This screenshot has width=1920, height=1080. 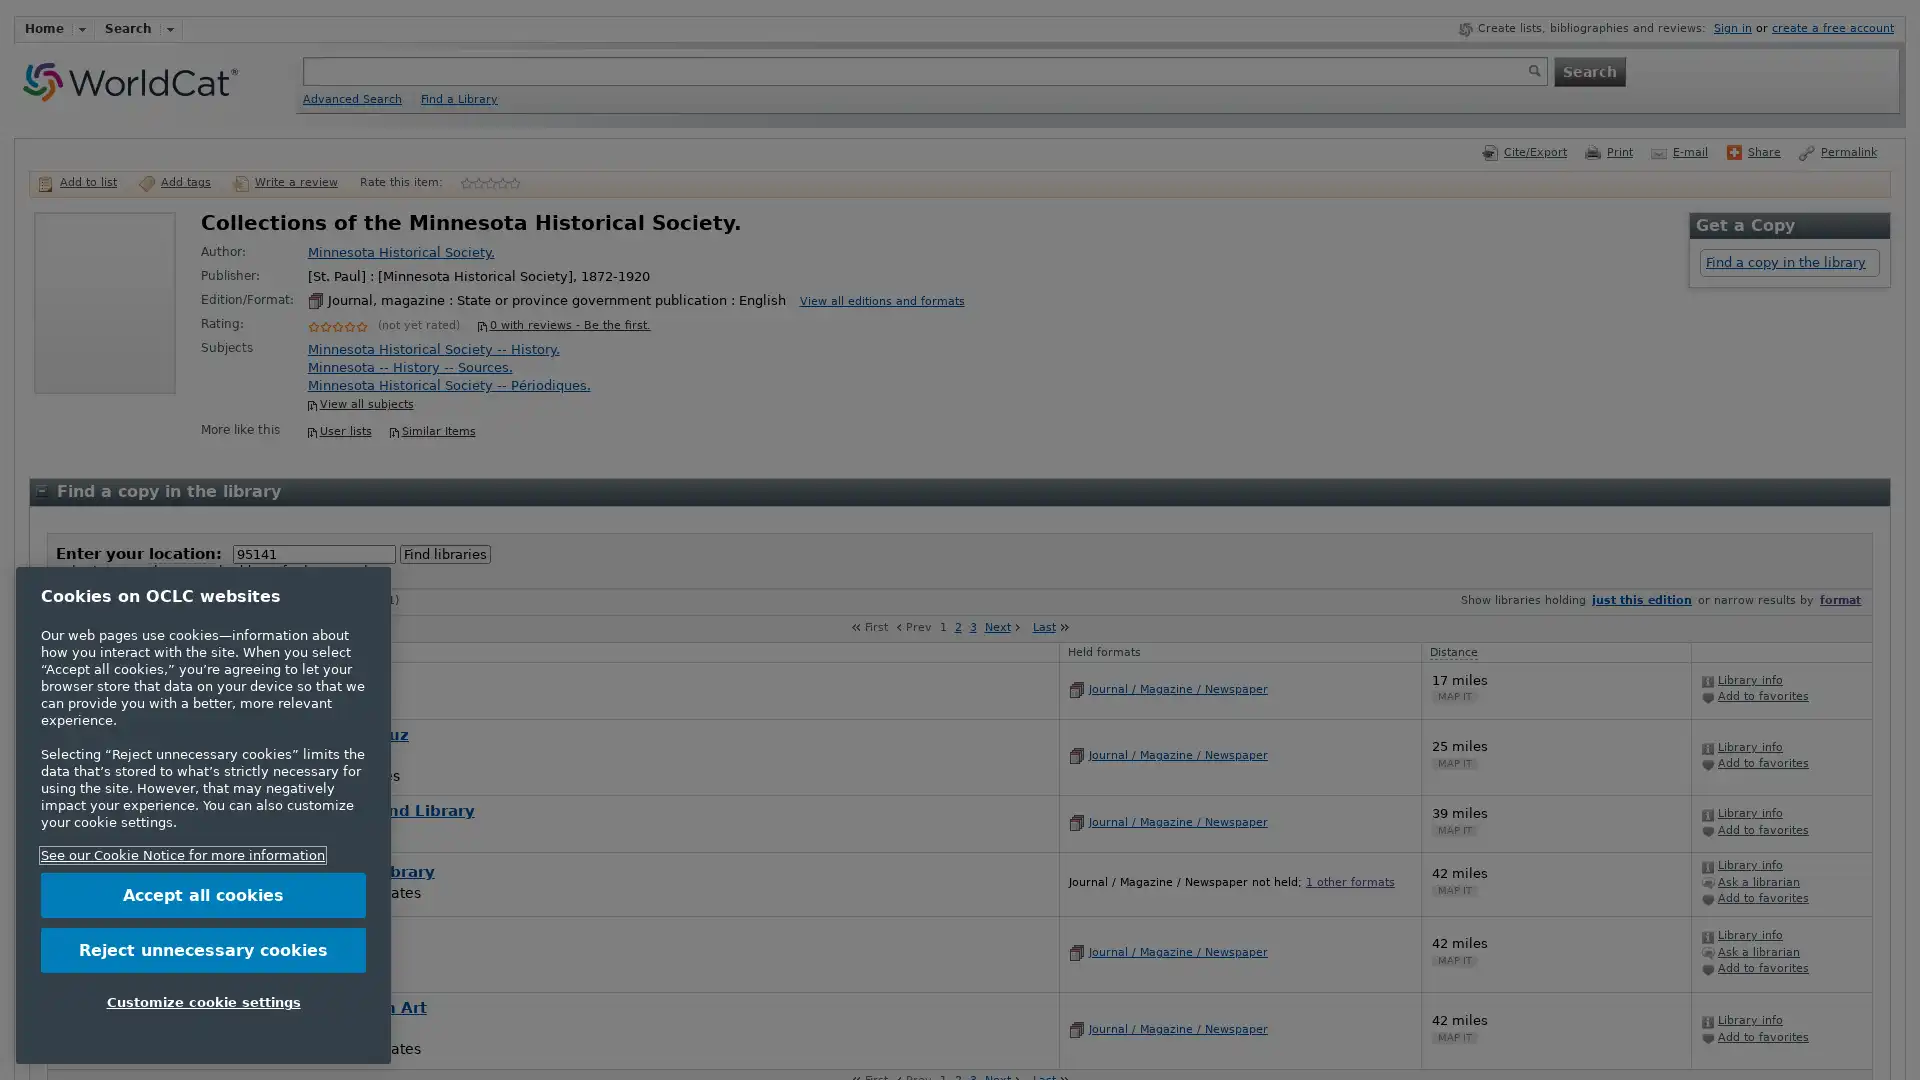 What do you see at coordinates (444, 554) in the screenshot?
I see `Find libraries` at bounding box center [444, 554].